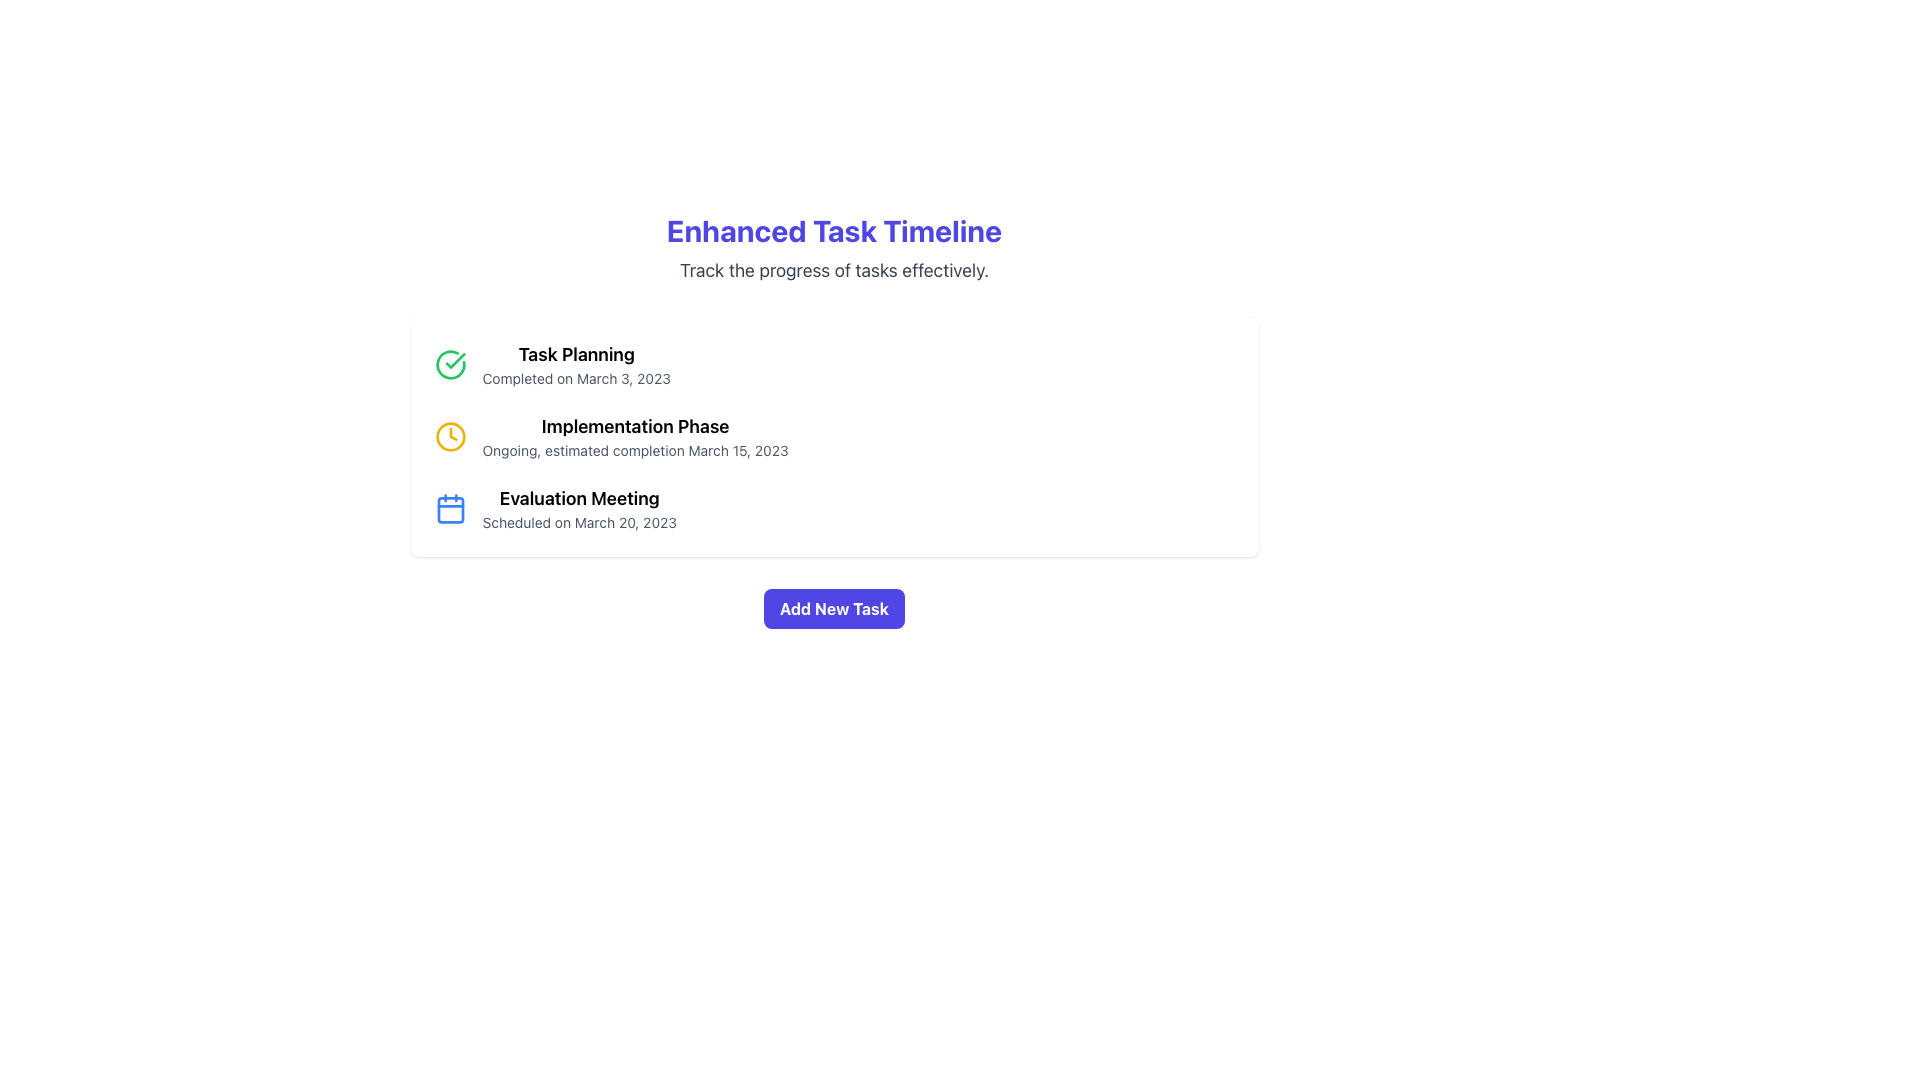 This screenshot has height=1080, width=1920. Describe the element at coordinates (634, 426) in the screenshot. I see `the text label styled with a bold, large font that reads 'Implementation Phase', which is positioned above the details of the task timeline` at that location.